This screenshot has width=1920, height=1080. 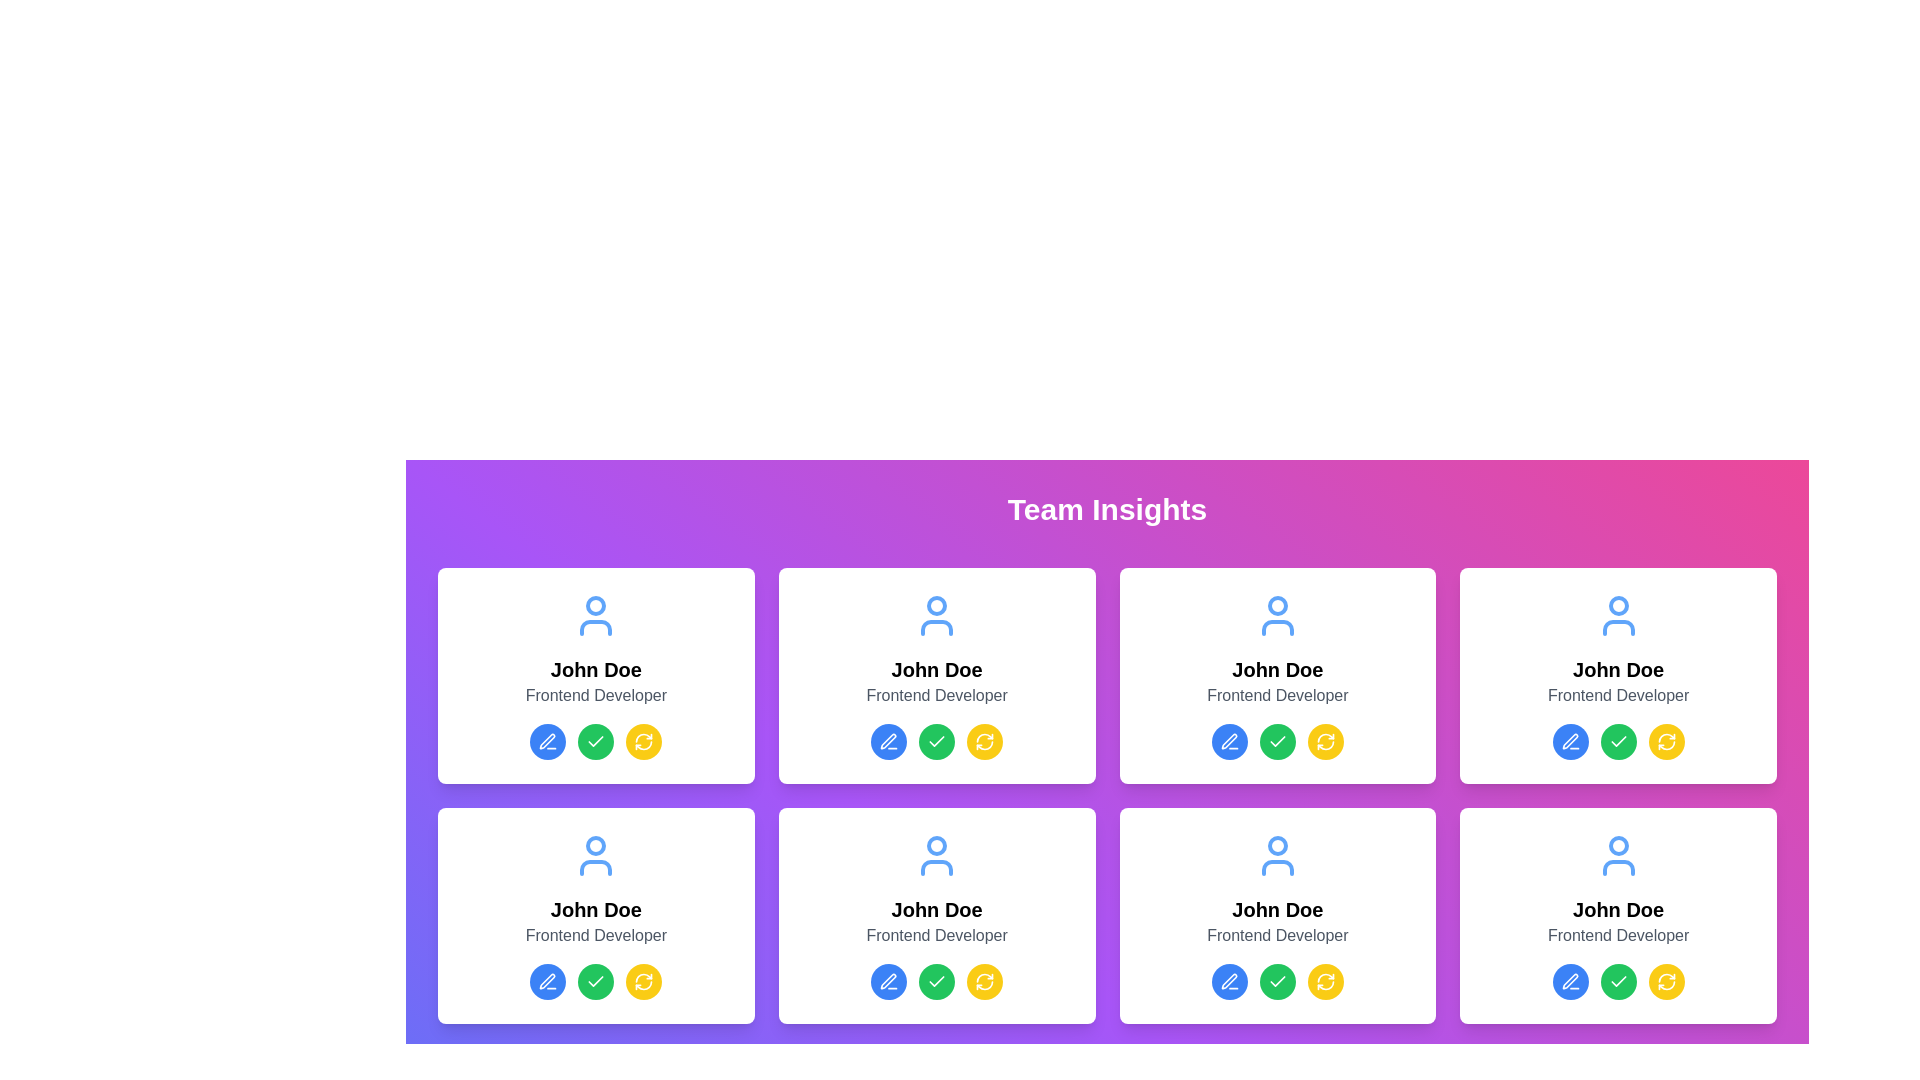 What do you see at coordinates (1228, 981) in the screenshot?
I see `the circular blue button with a white pen icon located at the bottom left of the card in the second row, fourth column of the grid layout` at bounding box center [1228, 981].